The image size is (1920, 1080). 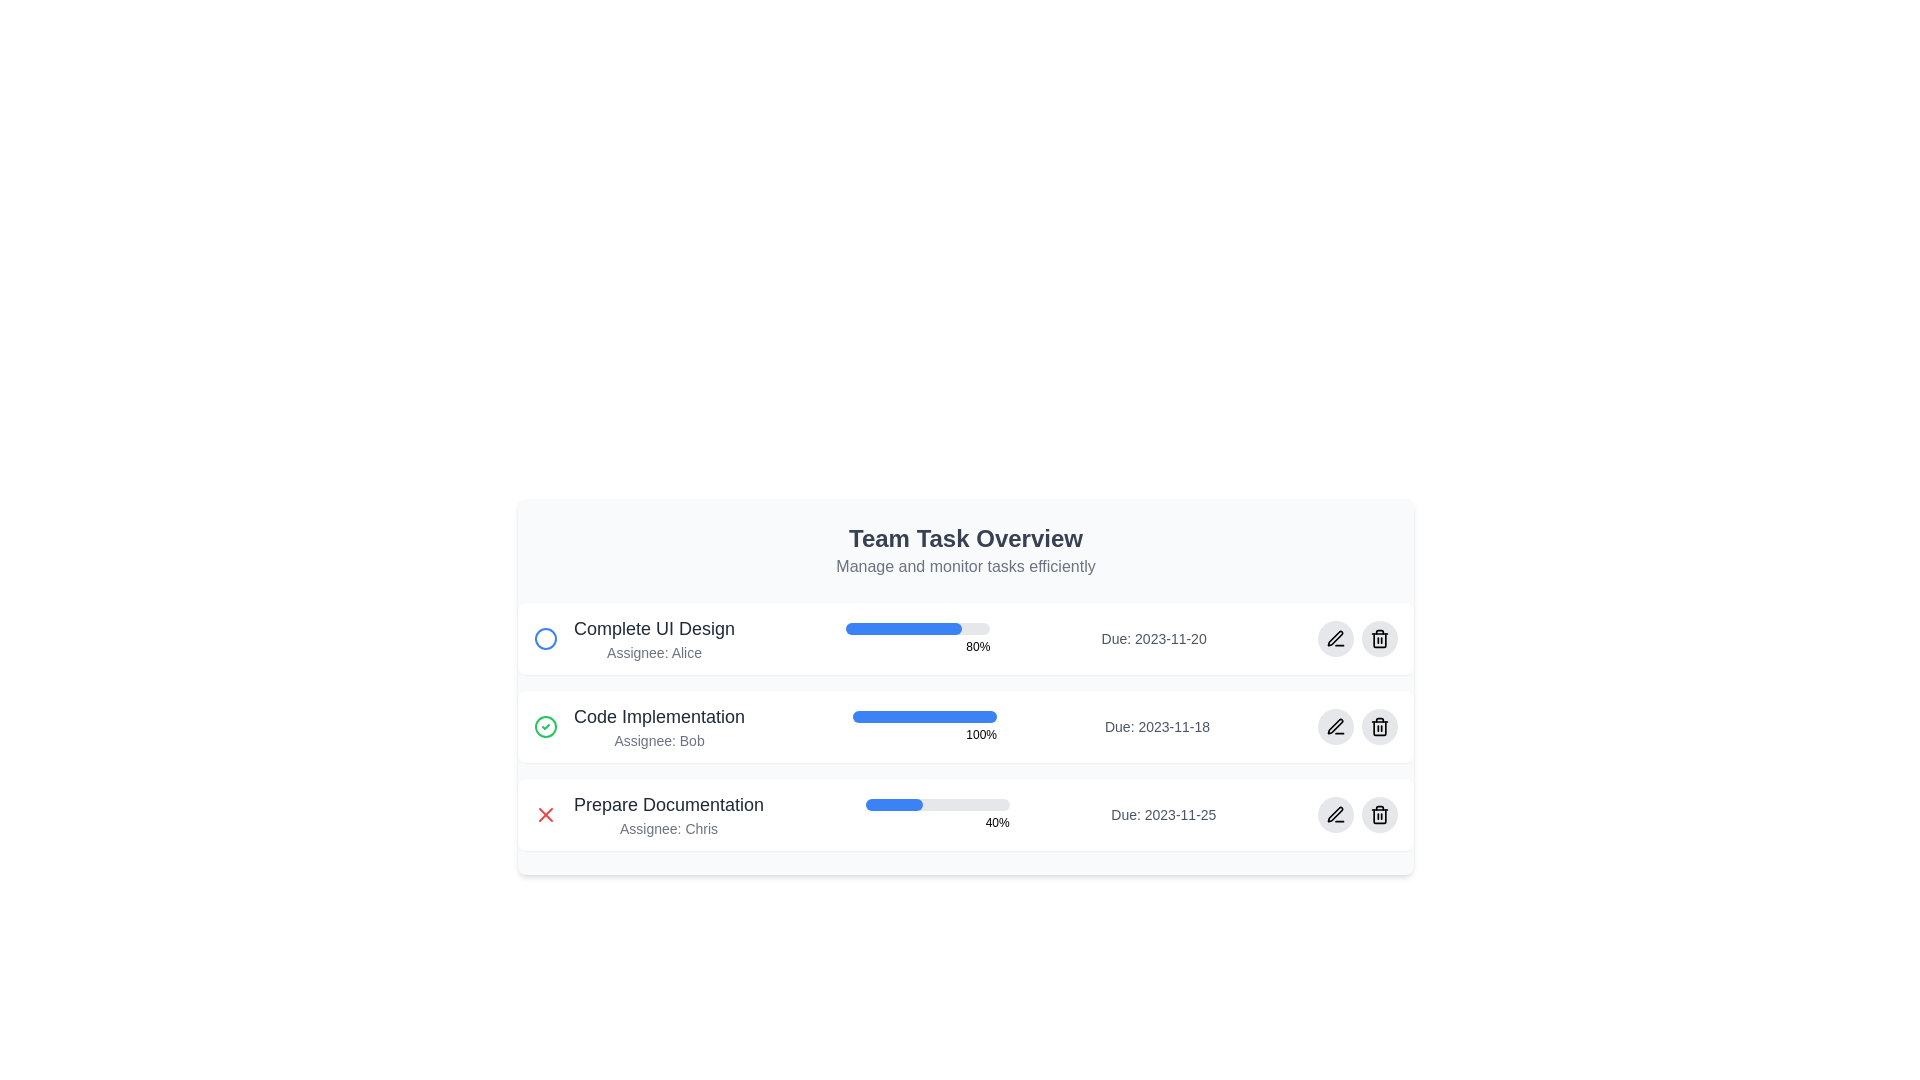 What do you see at coordinates (1335, 639) in the screenshot?
I see `the edit button located on the right side of the topmost task row, which allows the user to modify task details, to trigger a hover style change` at bounding box center [1335, 639].